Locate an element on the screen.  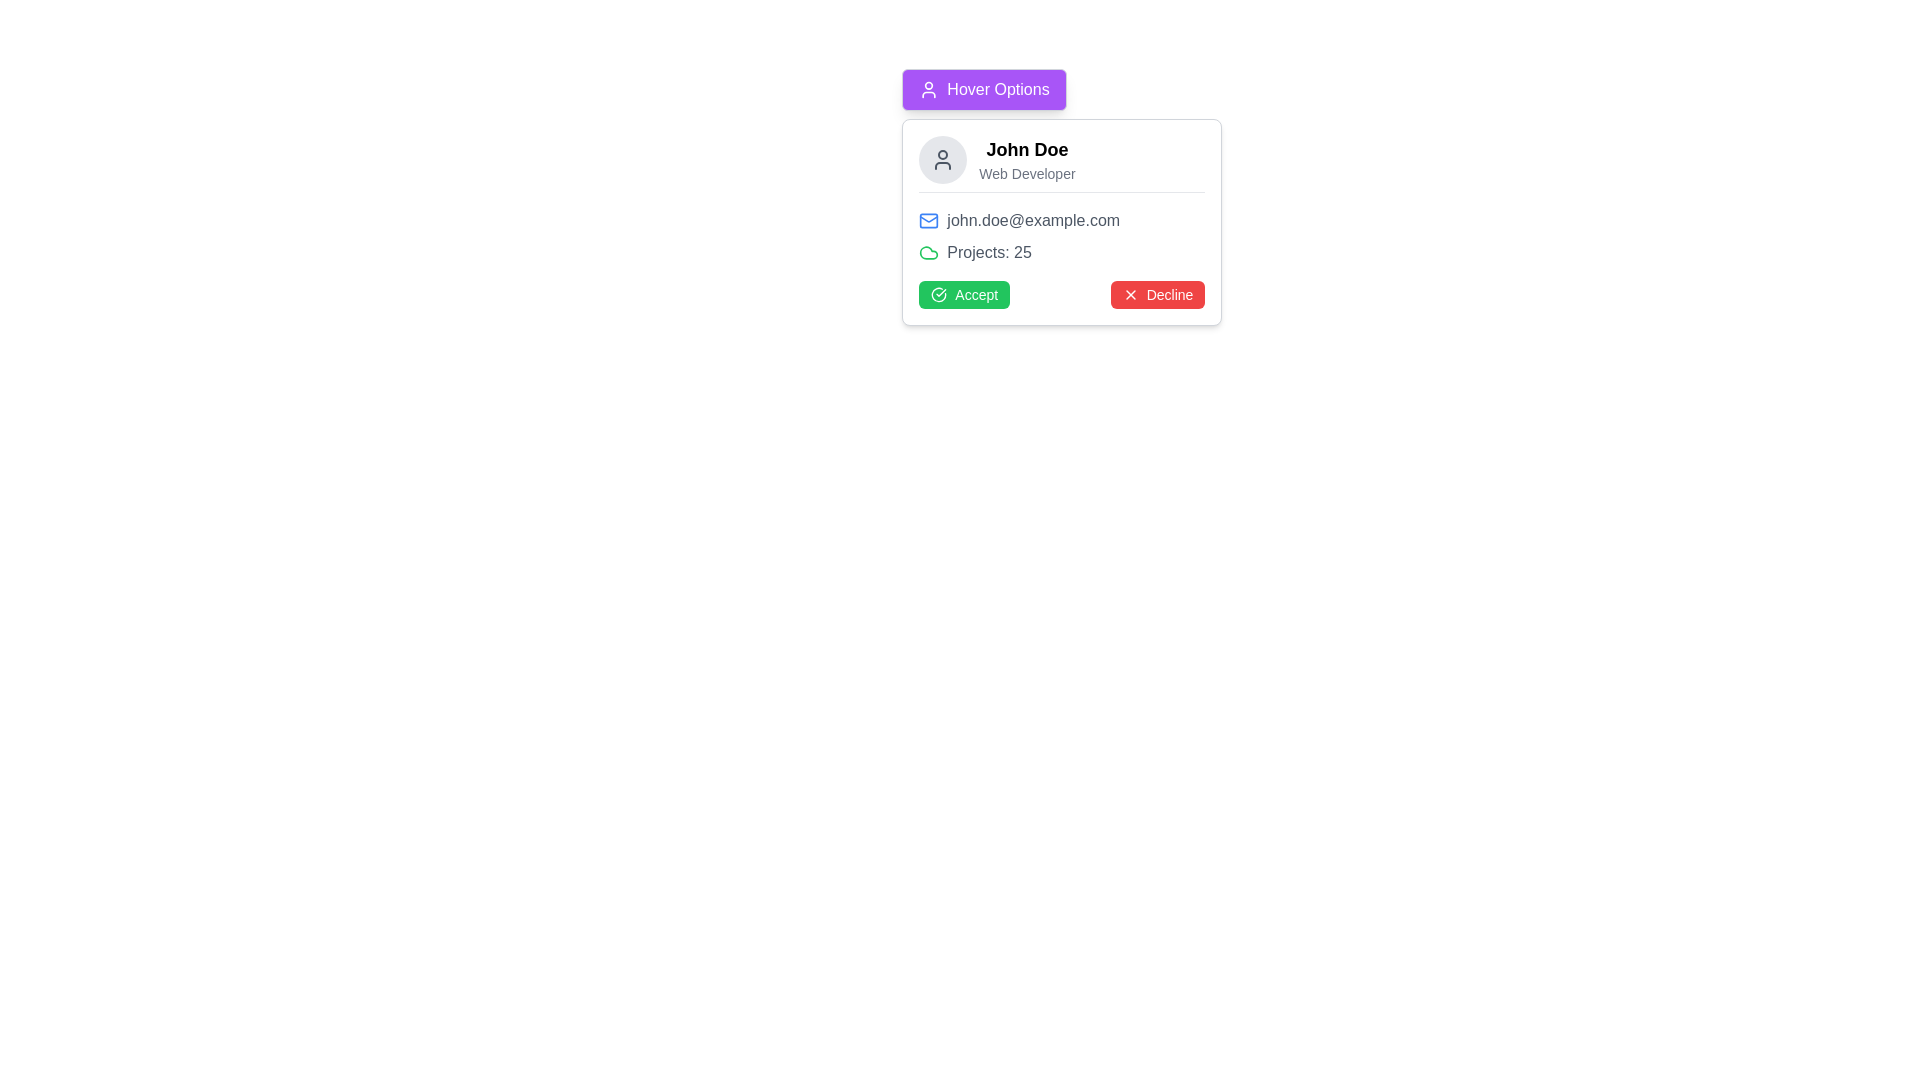
the diagonal line segment of the blue envelope icon located next to the email text 'john.doe@example.com' in the contact information card is located at coordinates (928, 219).